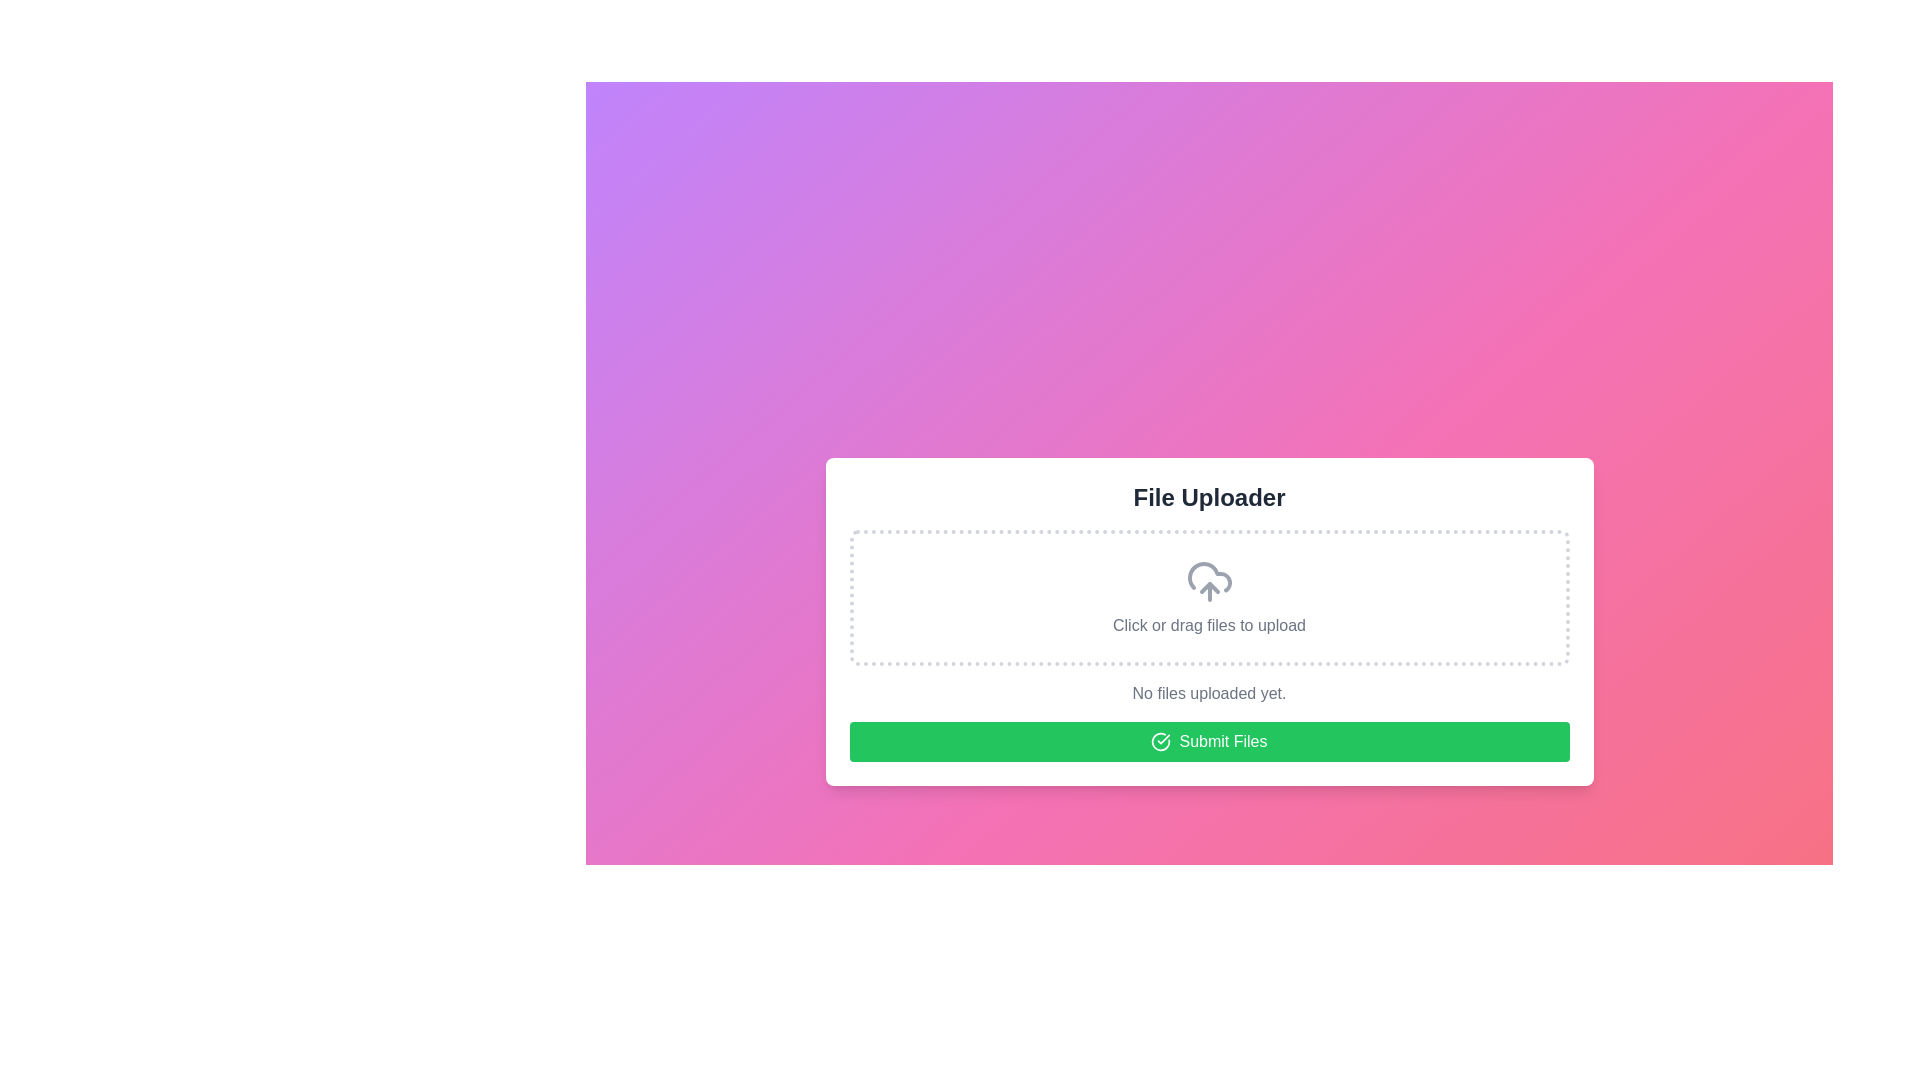  I want to click on the 'Submit Files' button, which features a circular green checkmark icon with white outlines to the left of the text, so click(1161, 741).